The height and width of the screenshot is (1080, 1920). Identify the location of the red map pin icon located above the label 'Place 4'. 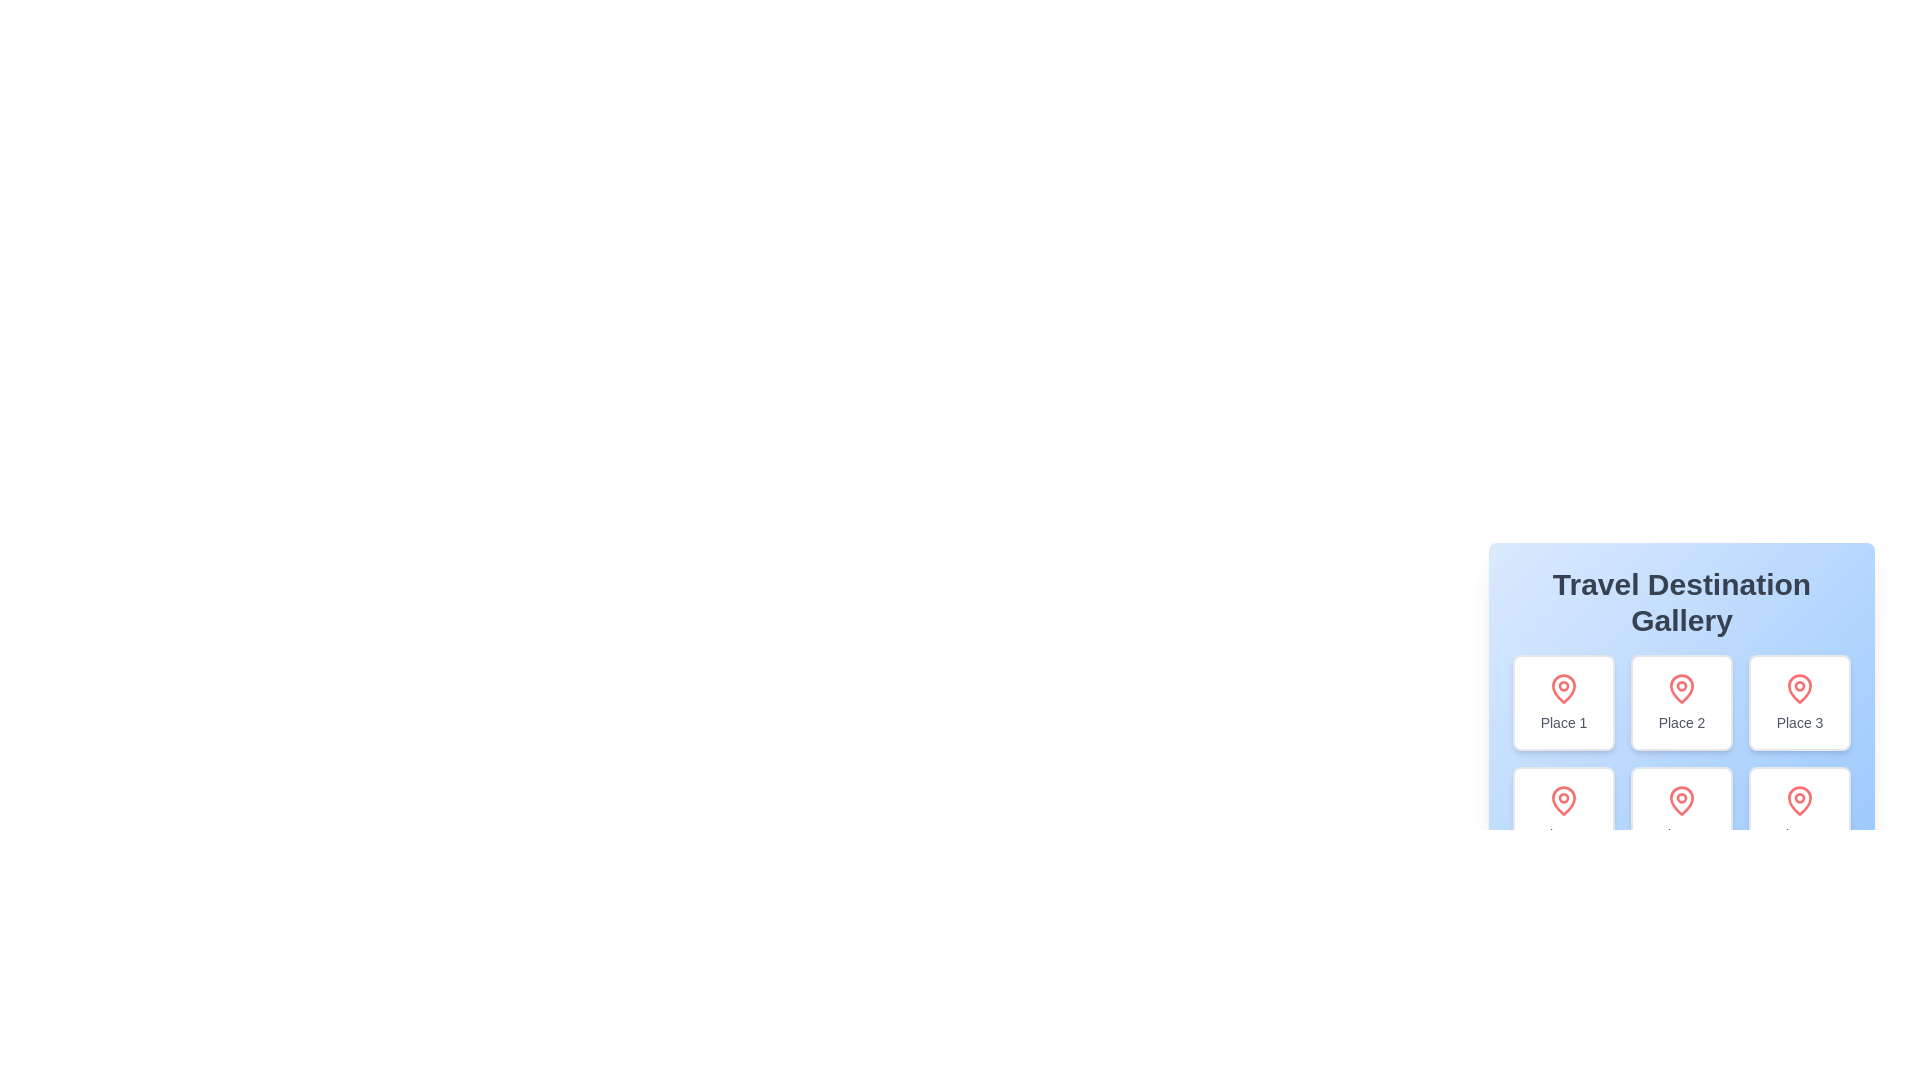
(1563, 800).